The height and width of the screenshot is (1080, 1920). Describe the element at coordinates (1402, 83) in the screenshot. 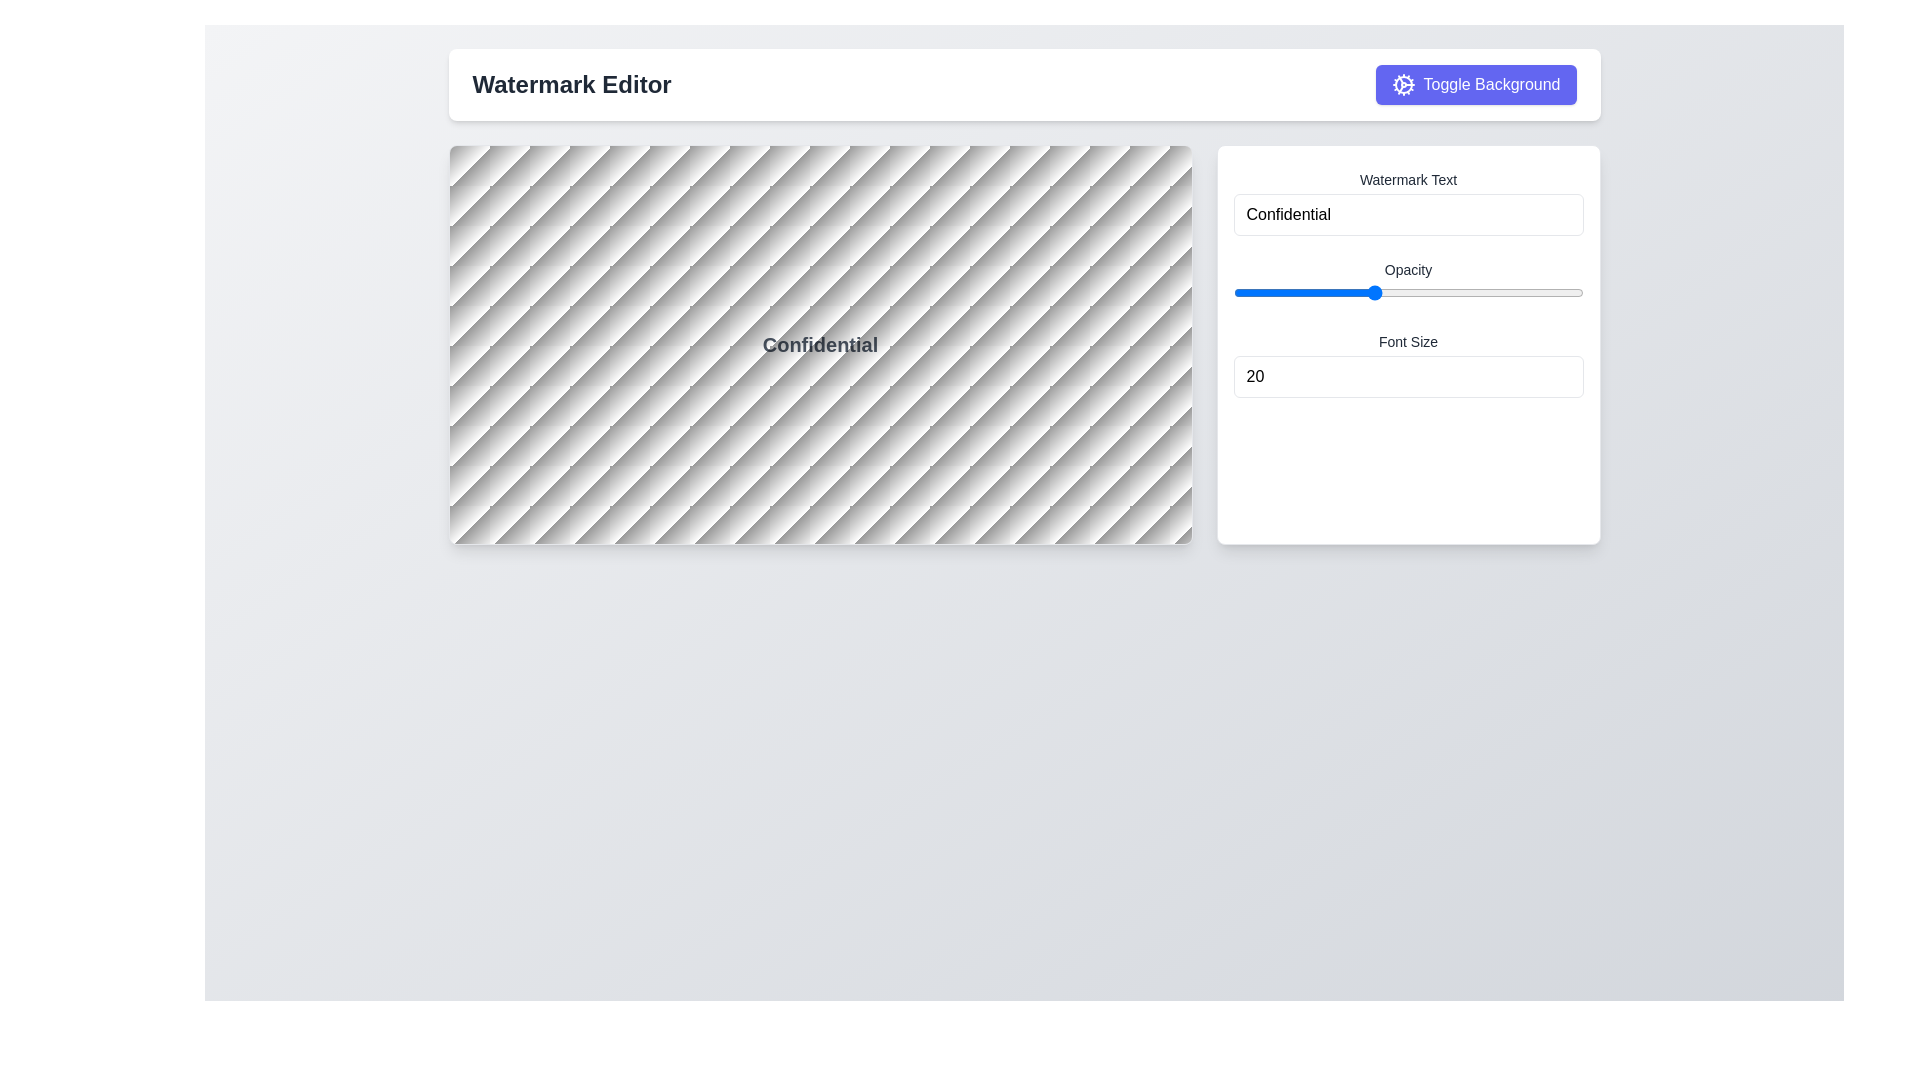

I see `the cogwheel icon, which is a circular figure resembling an outer cogwheel shape with an inner circle, located in the top-right section of the interface near the 'Toggle Background' button` at that location.